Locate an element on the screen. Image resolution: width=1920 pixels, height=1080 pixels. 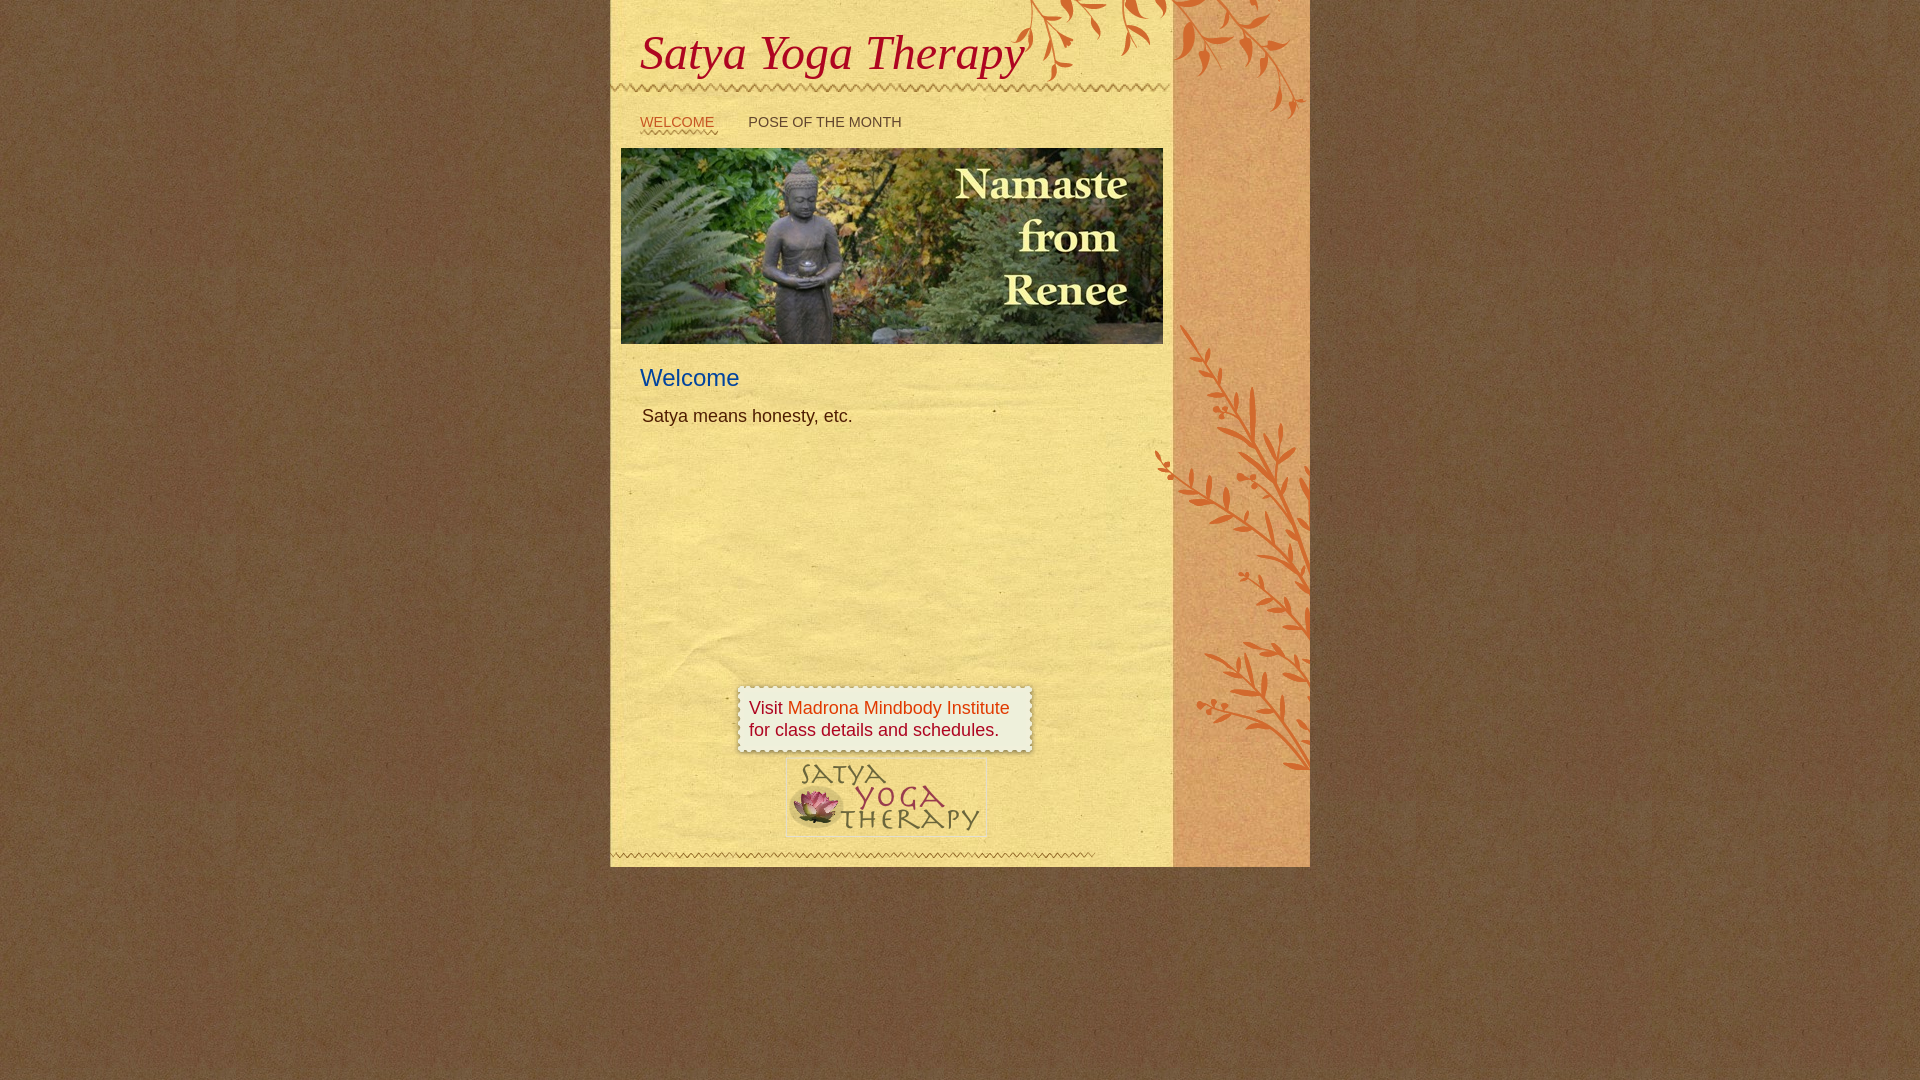
'POSE OF THE MONTH' is located at coordinates (747, 124).